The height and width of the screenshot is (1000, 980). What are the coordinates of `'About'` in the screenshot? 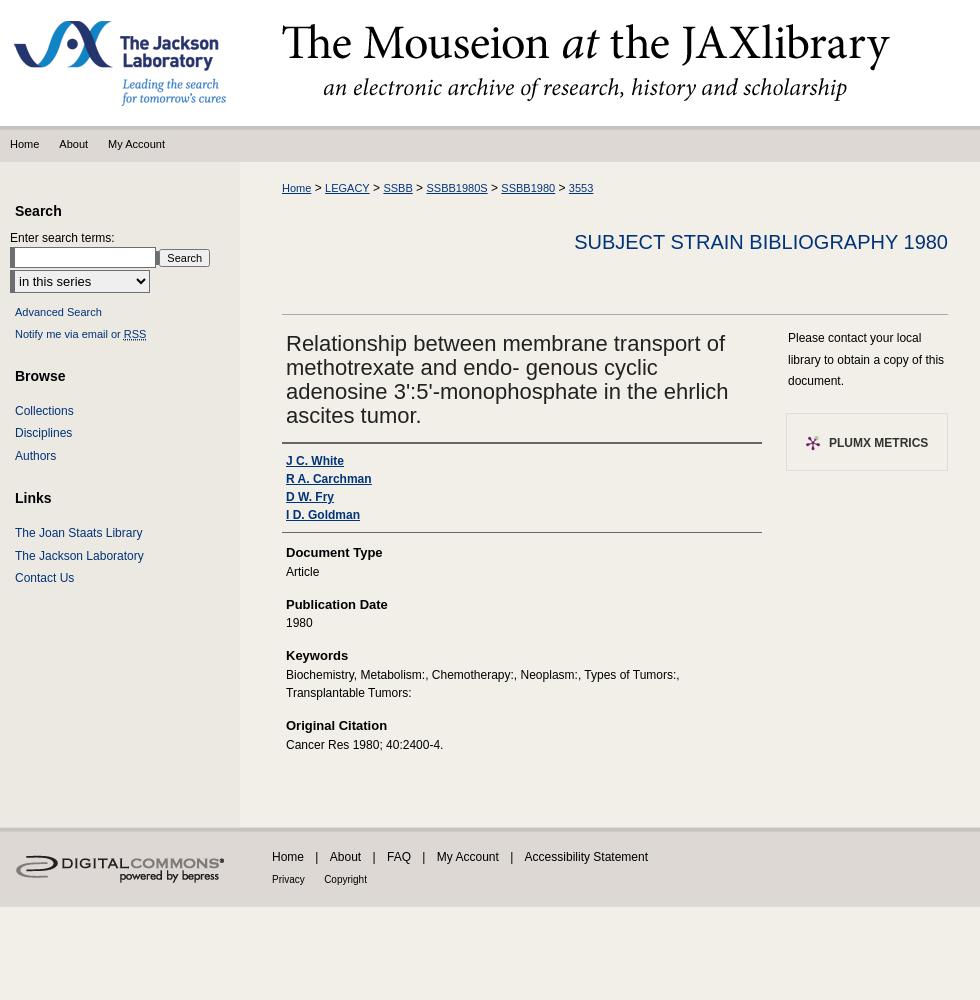 It's located at (328, 855).